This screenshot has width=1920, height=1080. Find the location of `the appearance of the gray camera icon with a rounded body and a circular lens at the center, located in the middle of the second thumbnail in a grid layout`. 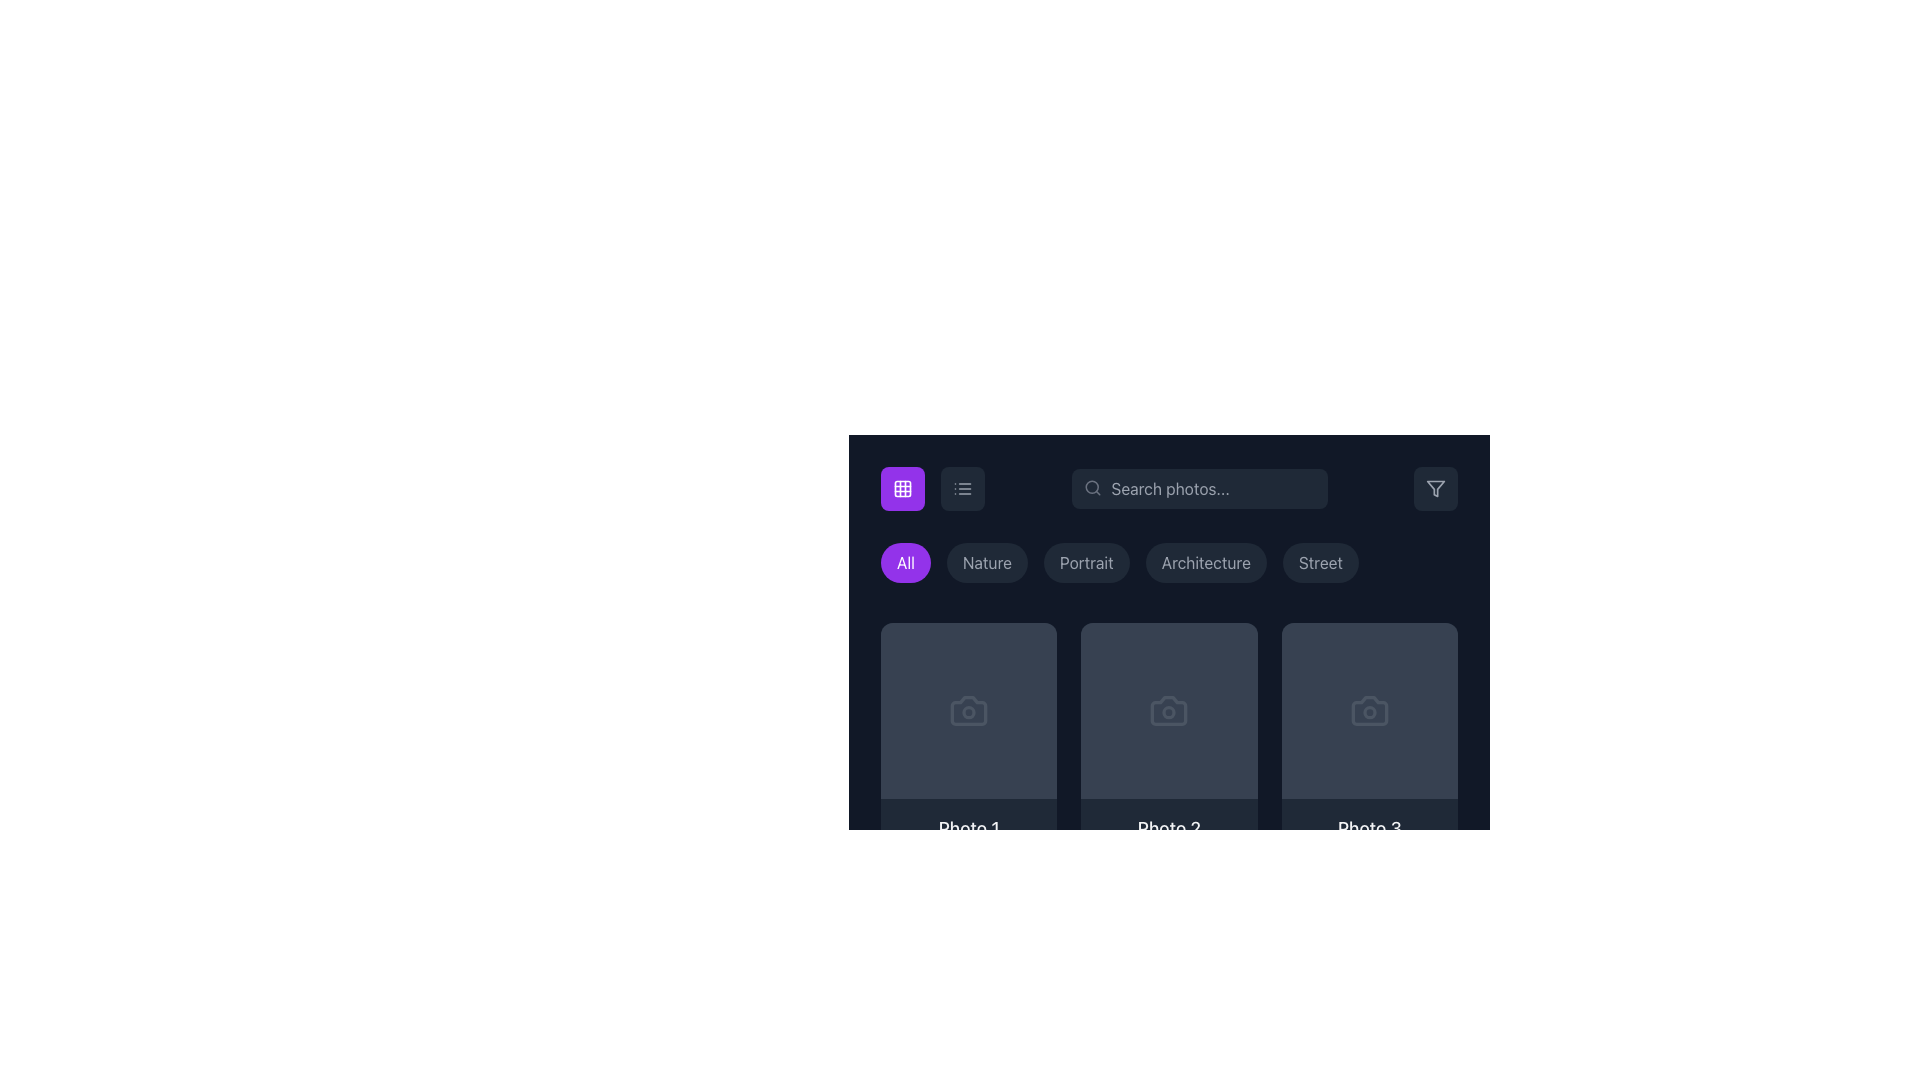

the appearance of the gray camera icon with a rounded body and a circular lens at the center, located in the middle of the second thumbnail in a grid layout is located at coordinates (1169, 710).